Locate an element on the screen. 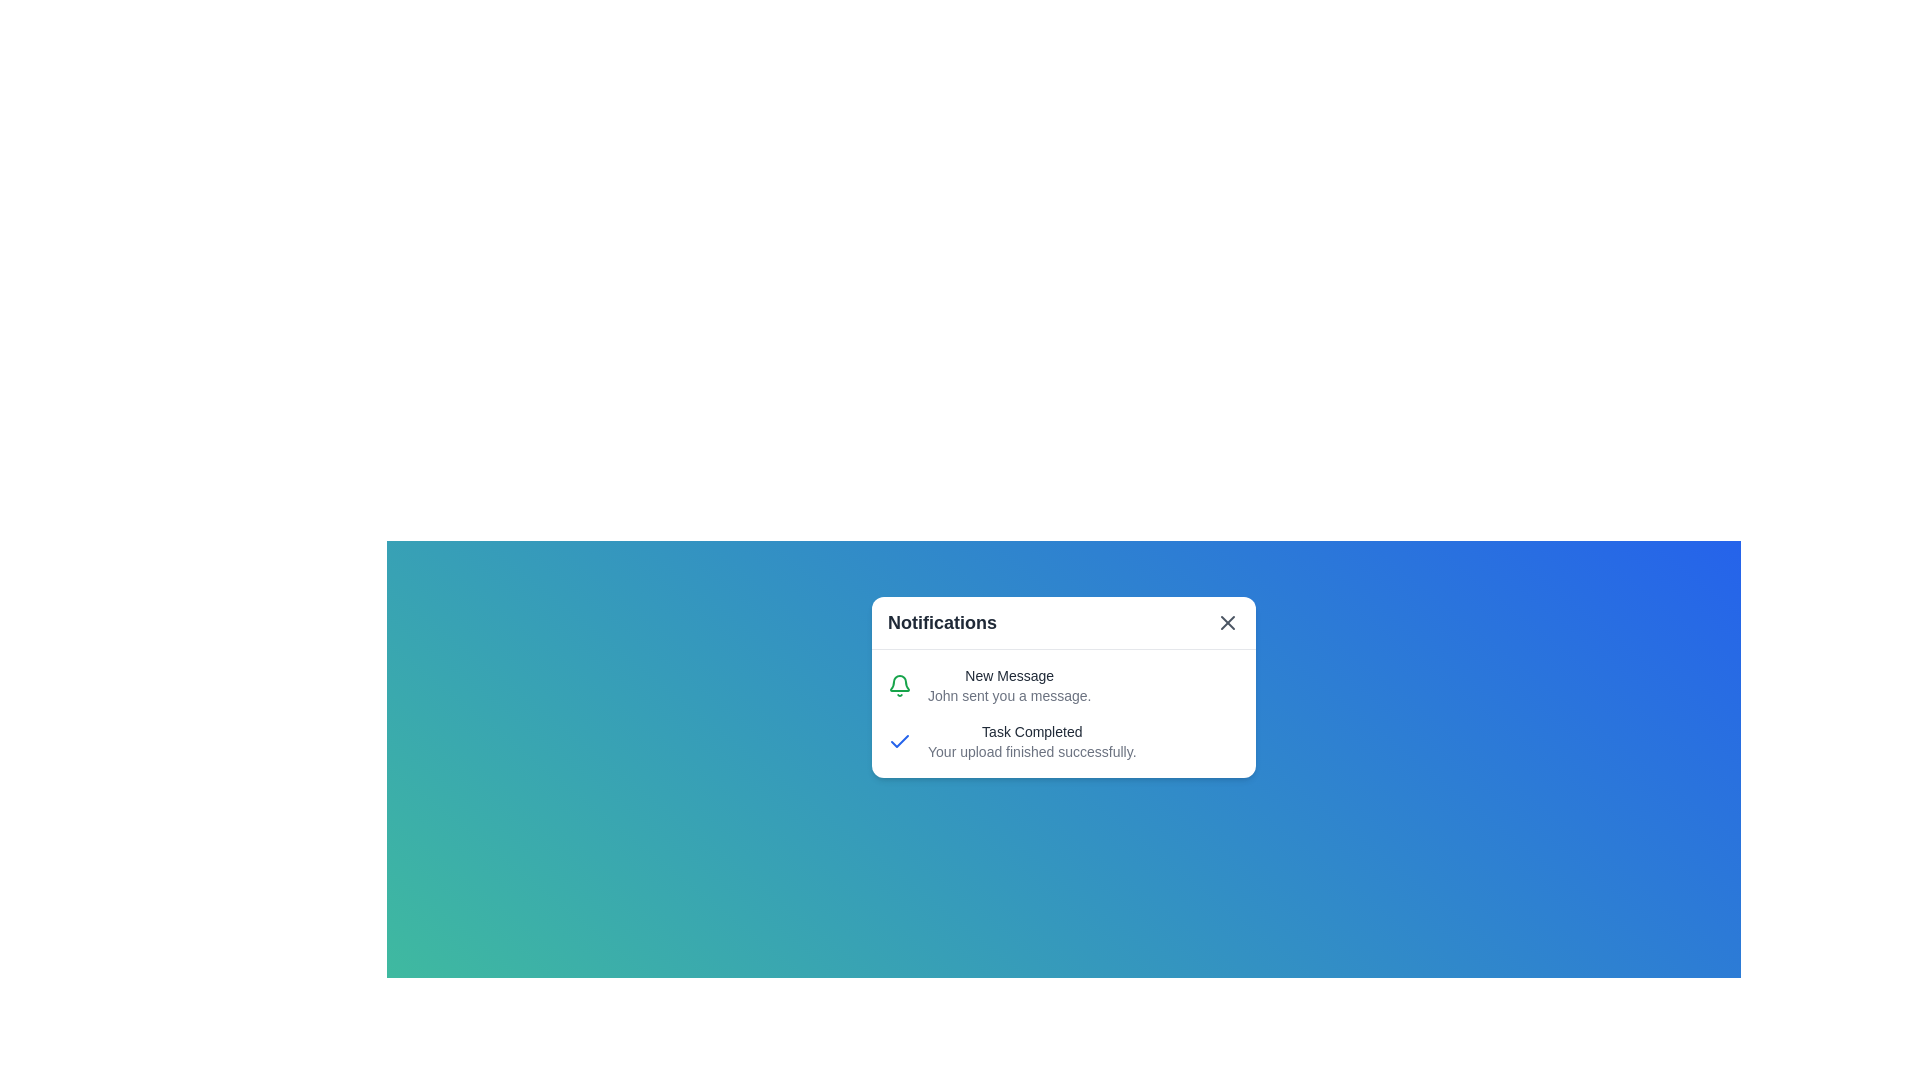 The width and height of the screenshot is (1920, 1080). appearance of the blue checkmark icon that represents a completed task, located in the notifications panel to the left of the 'Task Completed' text is located at coordinates (899, 740).